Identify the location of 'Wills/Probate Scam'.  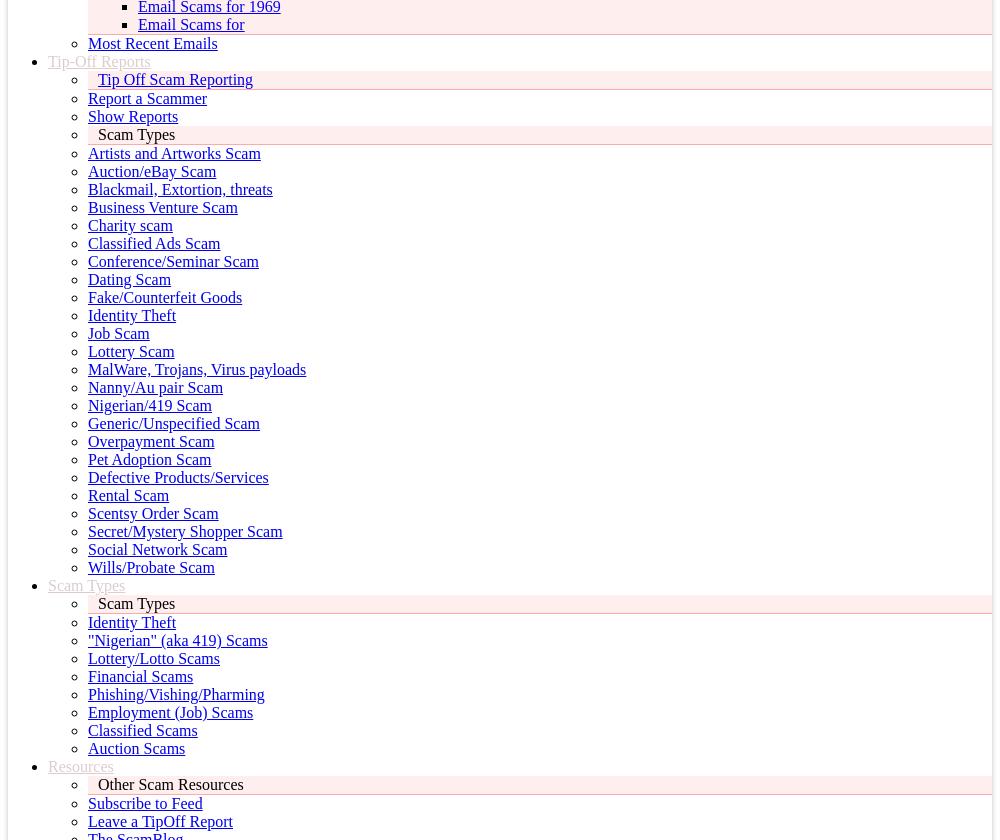
(151, 567).